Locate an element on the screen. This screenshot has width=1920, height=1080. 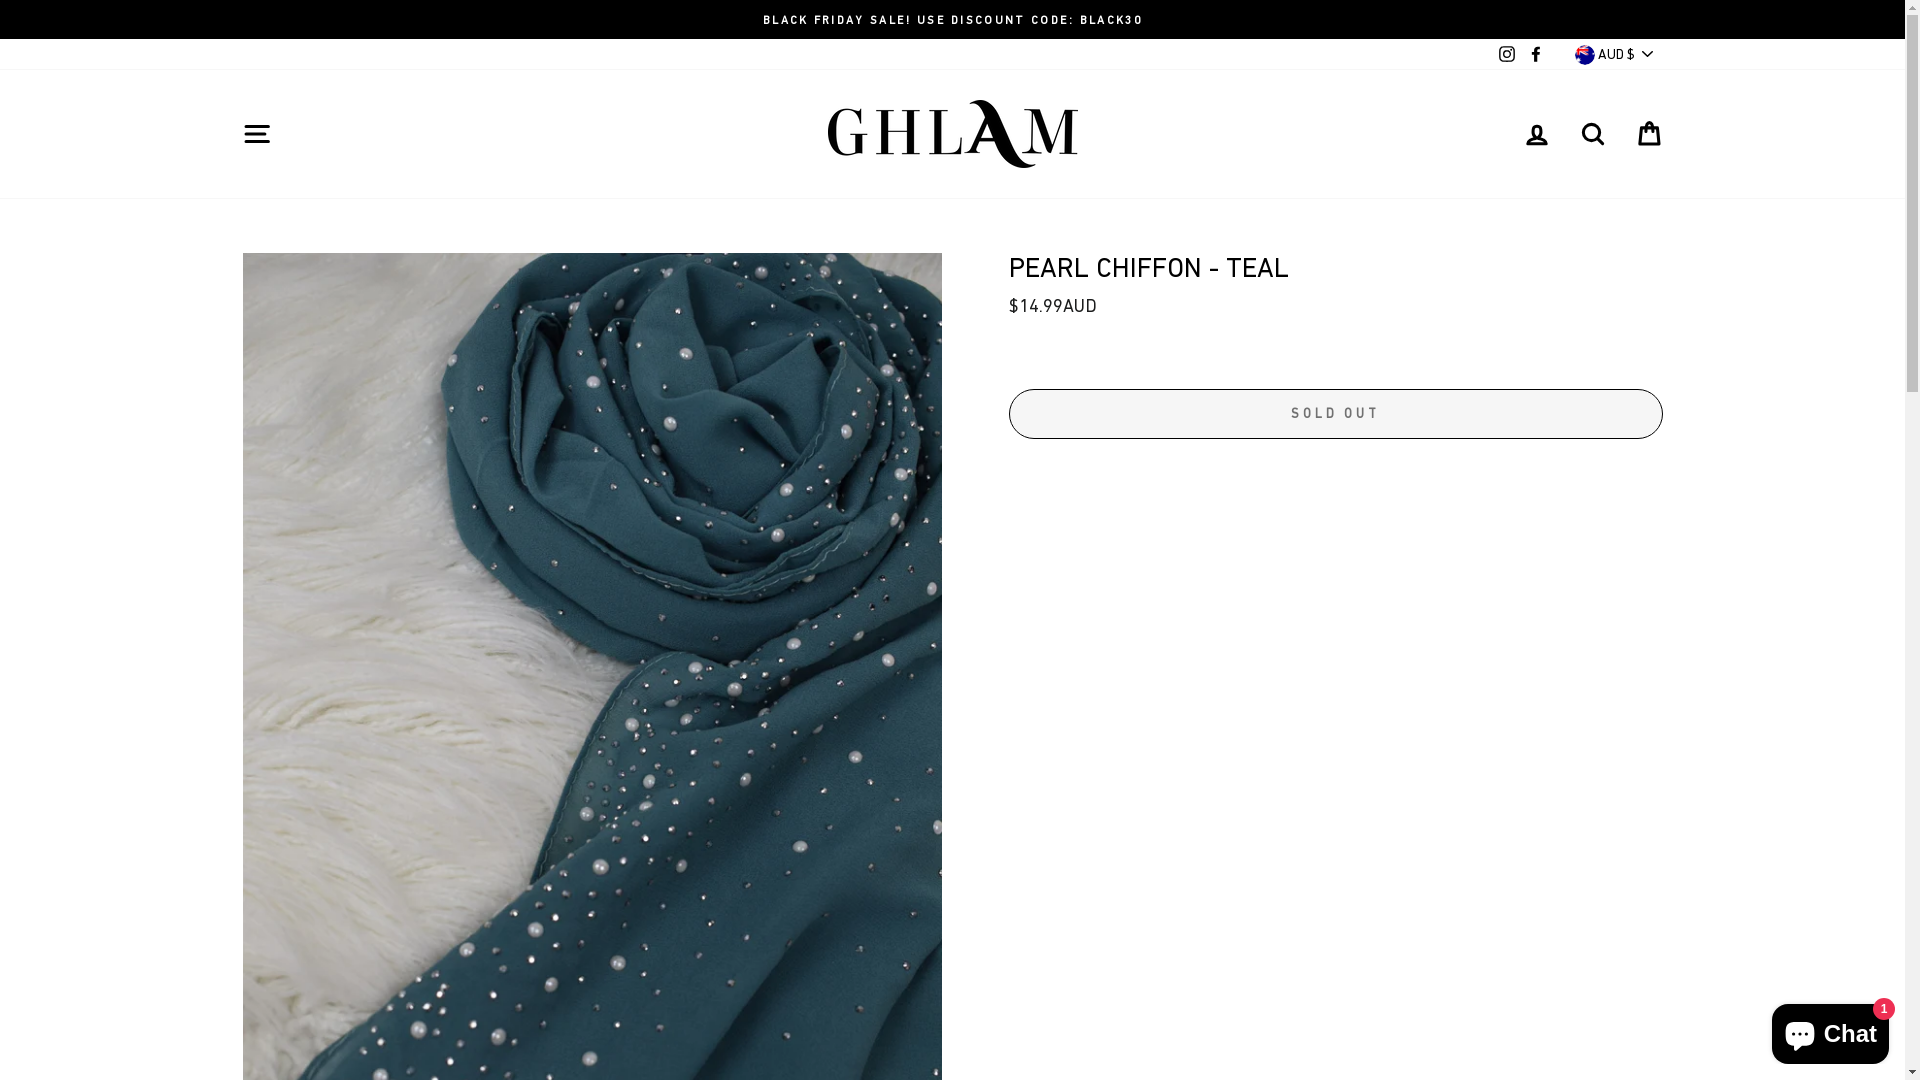
'AUD $' is located at coordinates (1614, 53).